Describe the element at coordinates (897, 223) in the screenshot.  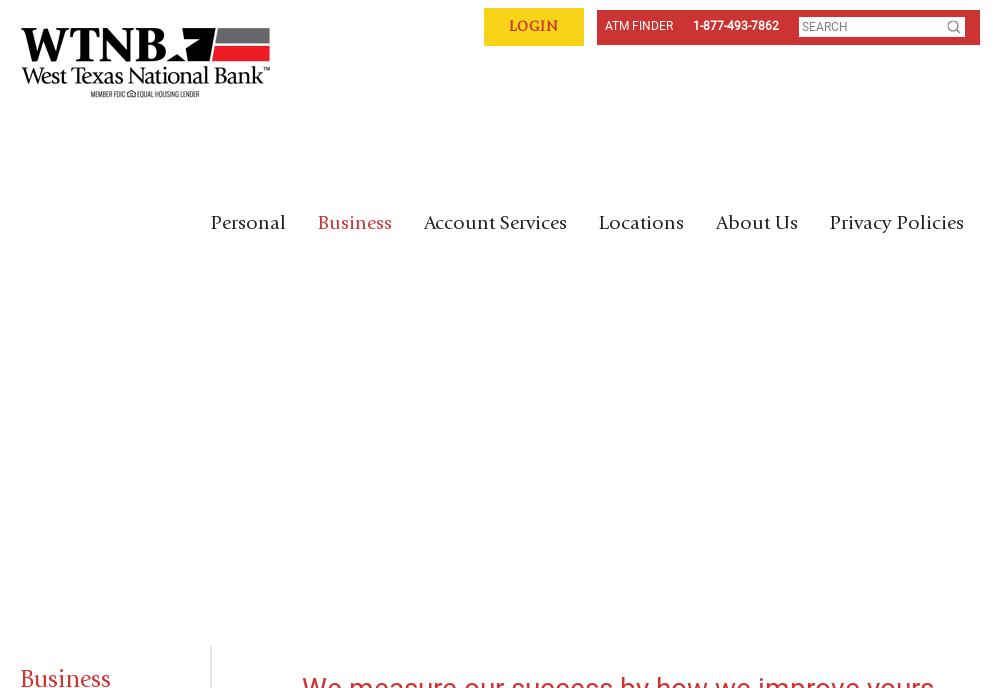
I see `'Privacy Policies'` at that location.